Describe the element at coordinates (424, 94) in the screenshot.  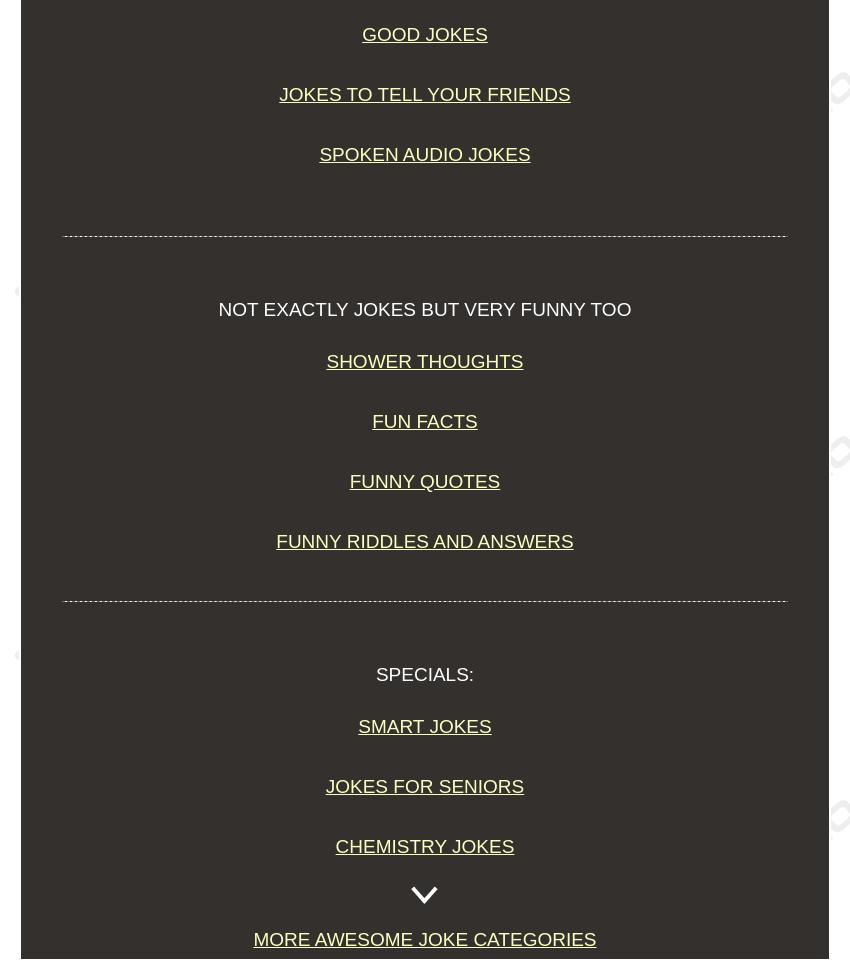
I see `'Jokes to Tell Your Friends'` at that location.